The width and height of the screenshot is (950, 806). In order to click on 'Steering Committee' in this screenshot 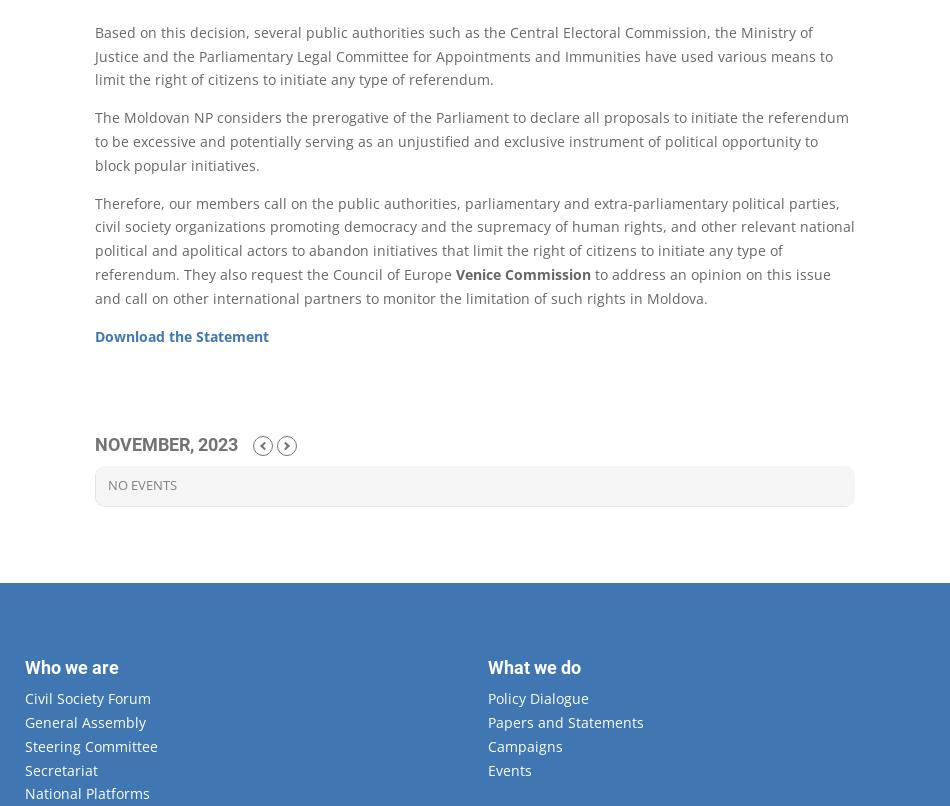, I will do `click(24, 744)`.